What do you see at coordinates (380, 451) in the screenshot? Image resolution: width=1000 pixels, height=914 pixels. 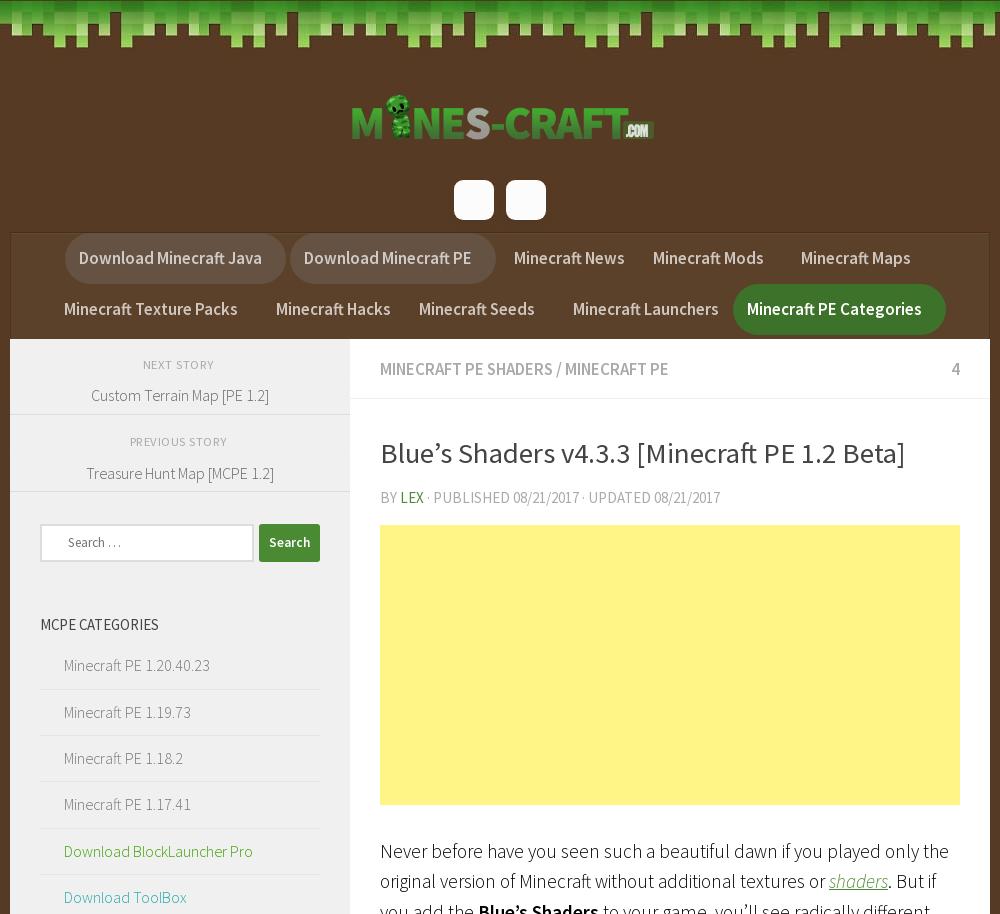 I see `'Blue’s Shaders v4.3.3 [Minecraft PE 1.2 Beta]'` at bounding box center [380, 451].